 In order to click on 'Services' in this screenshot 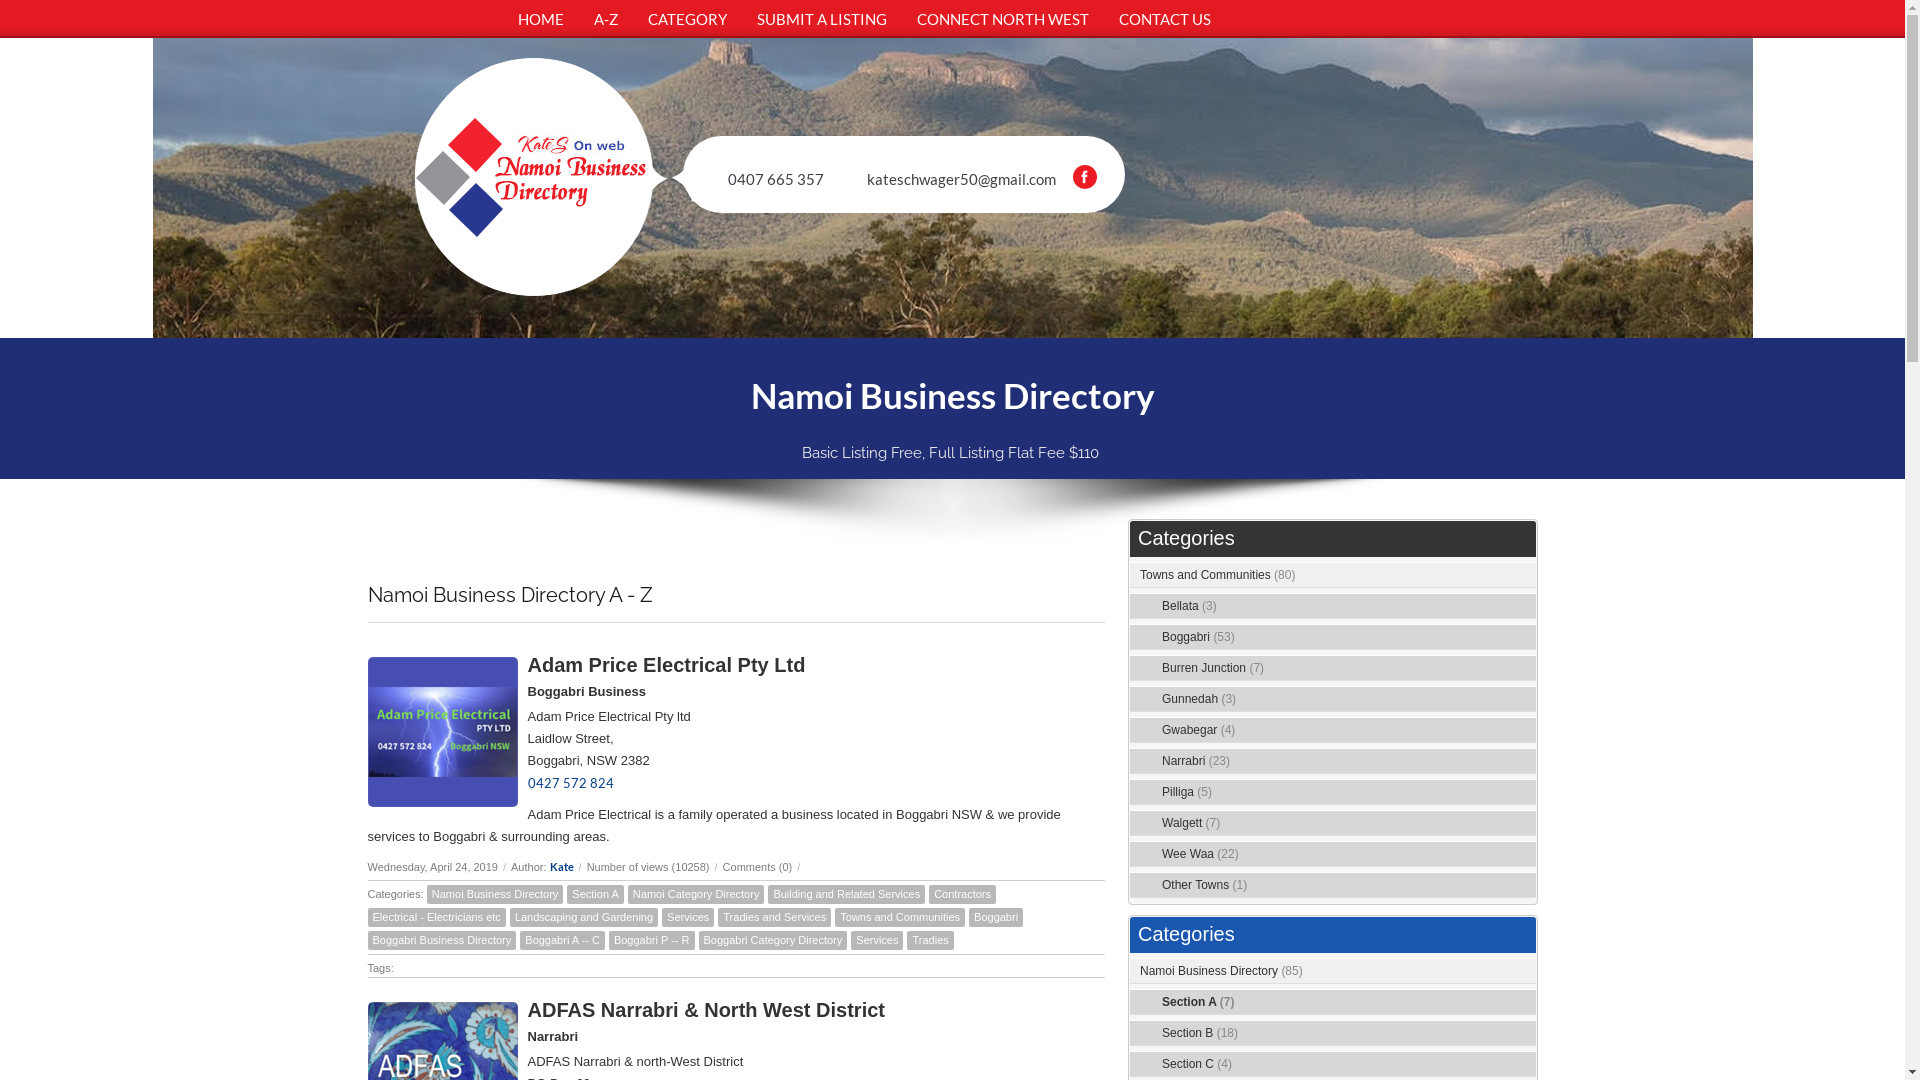, I will do `click(877, 940)`.